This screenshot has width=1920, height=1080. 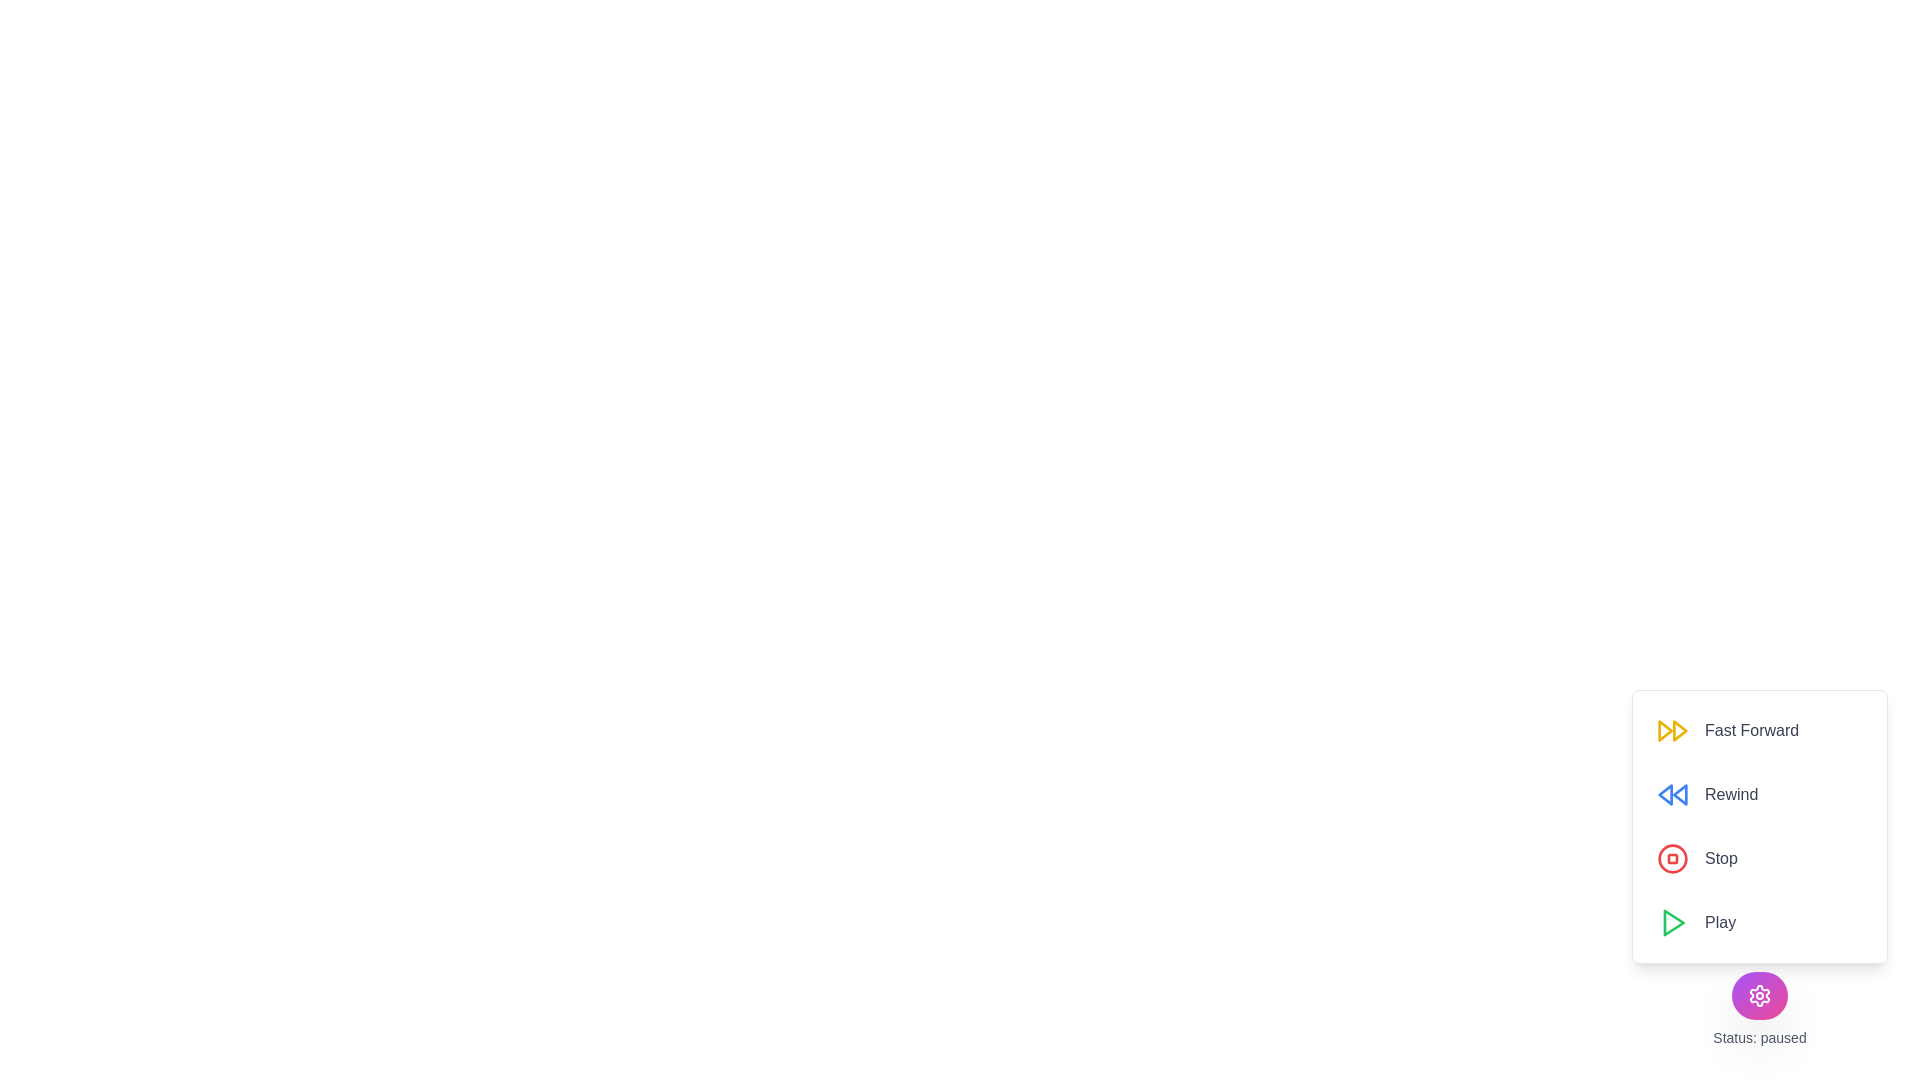 I want to click on 'Play' button to change the status to 'playing', so click(x=1694, y=922).